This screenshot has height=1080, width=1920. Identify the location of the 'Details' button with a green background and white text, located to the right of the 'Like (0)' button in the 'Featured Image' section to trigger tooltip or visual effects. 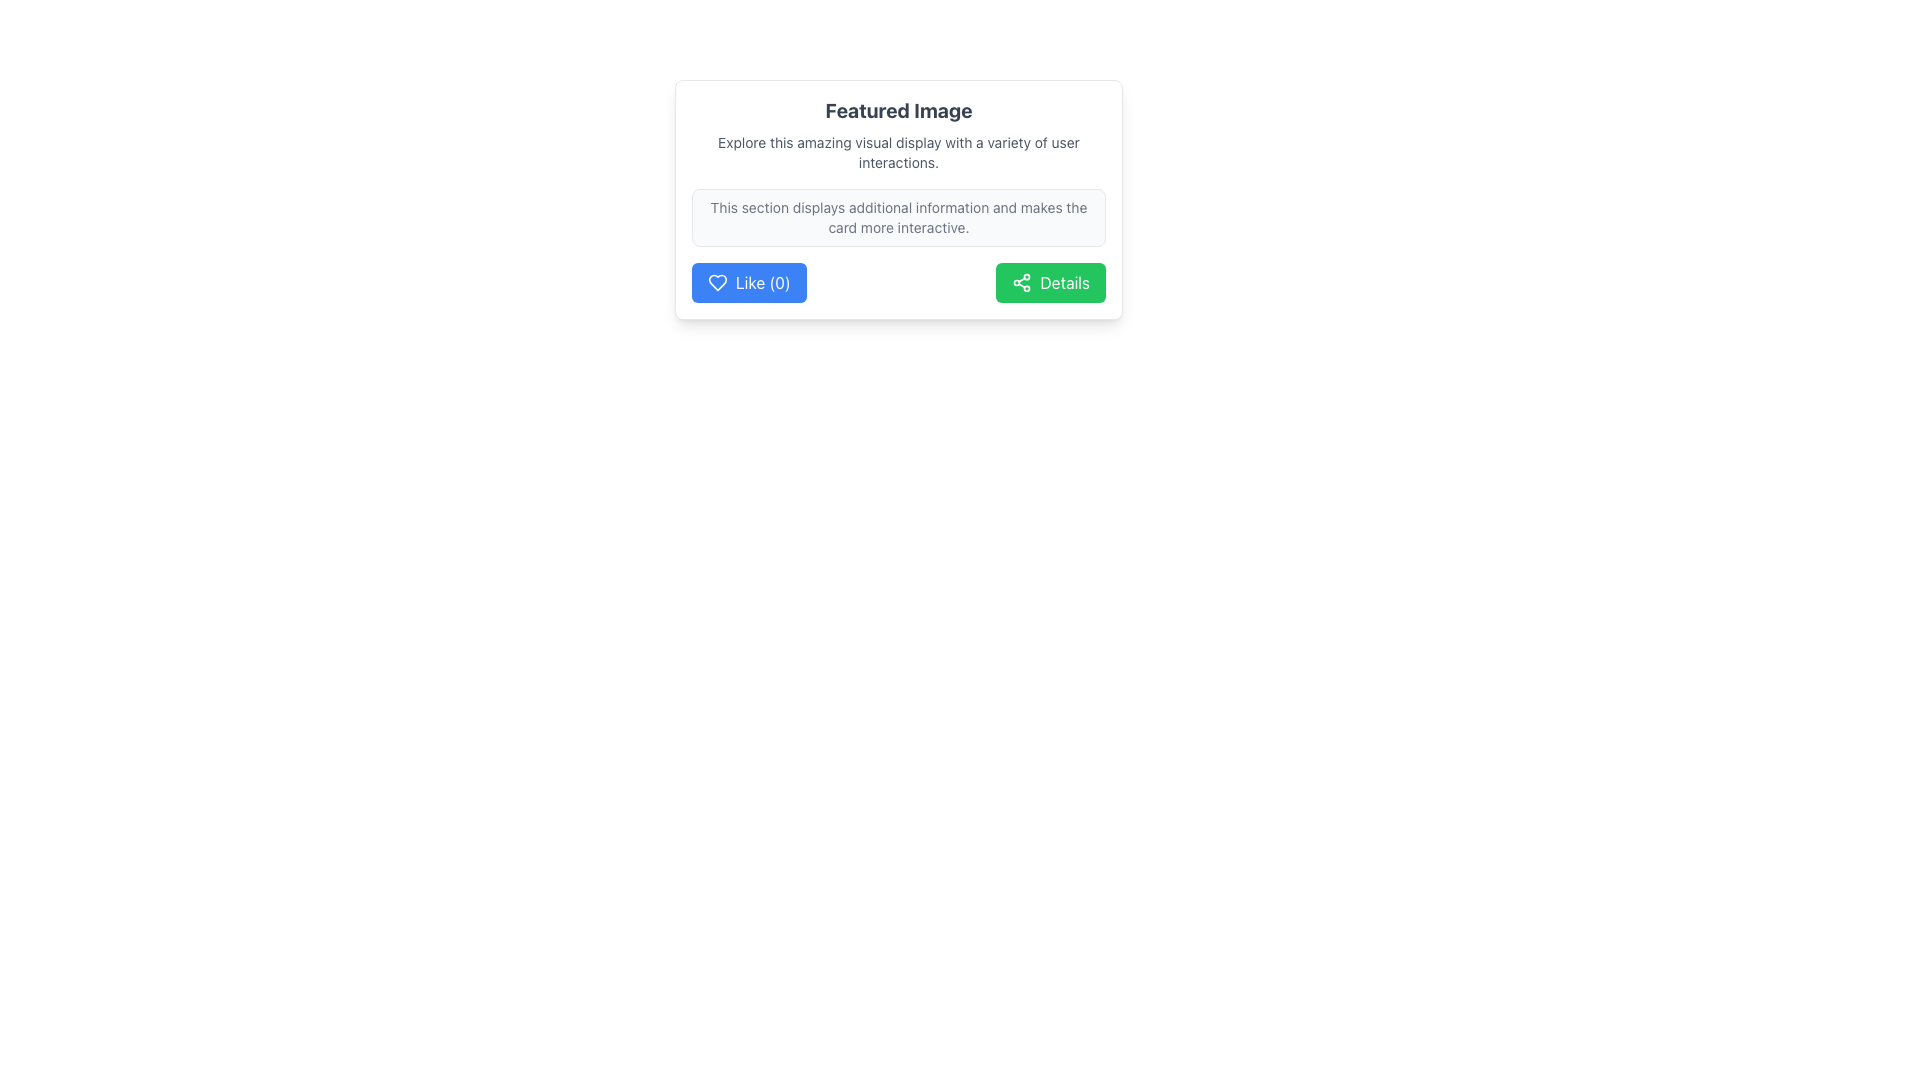
(1050, 282).